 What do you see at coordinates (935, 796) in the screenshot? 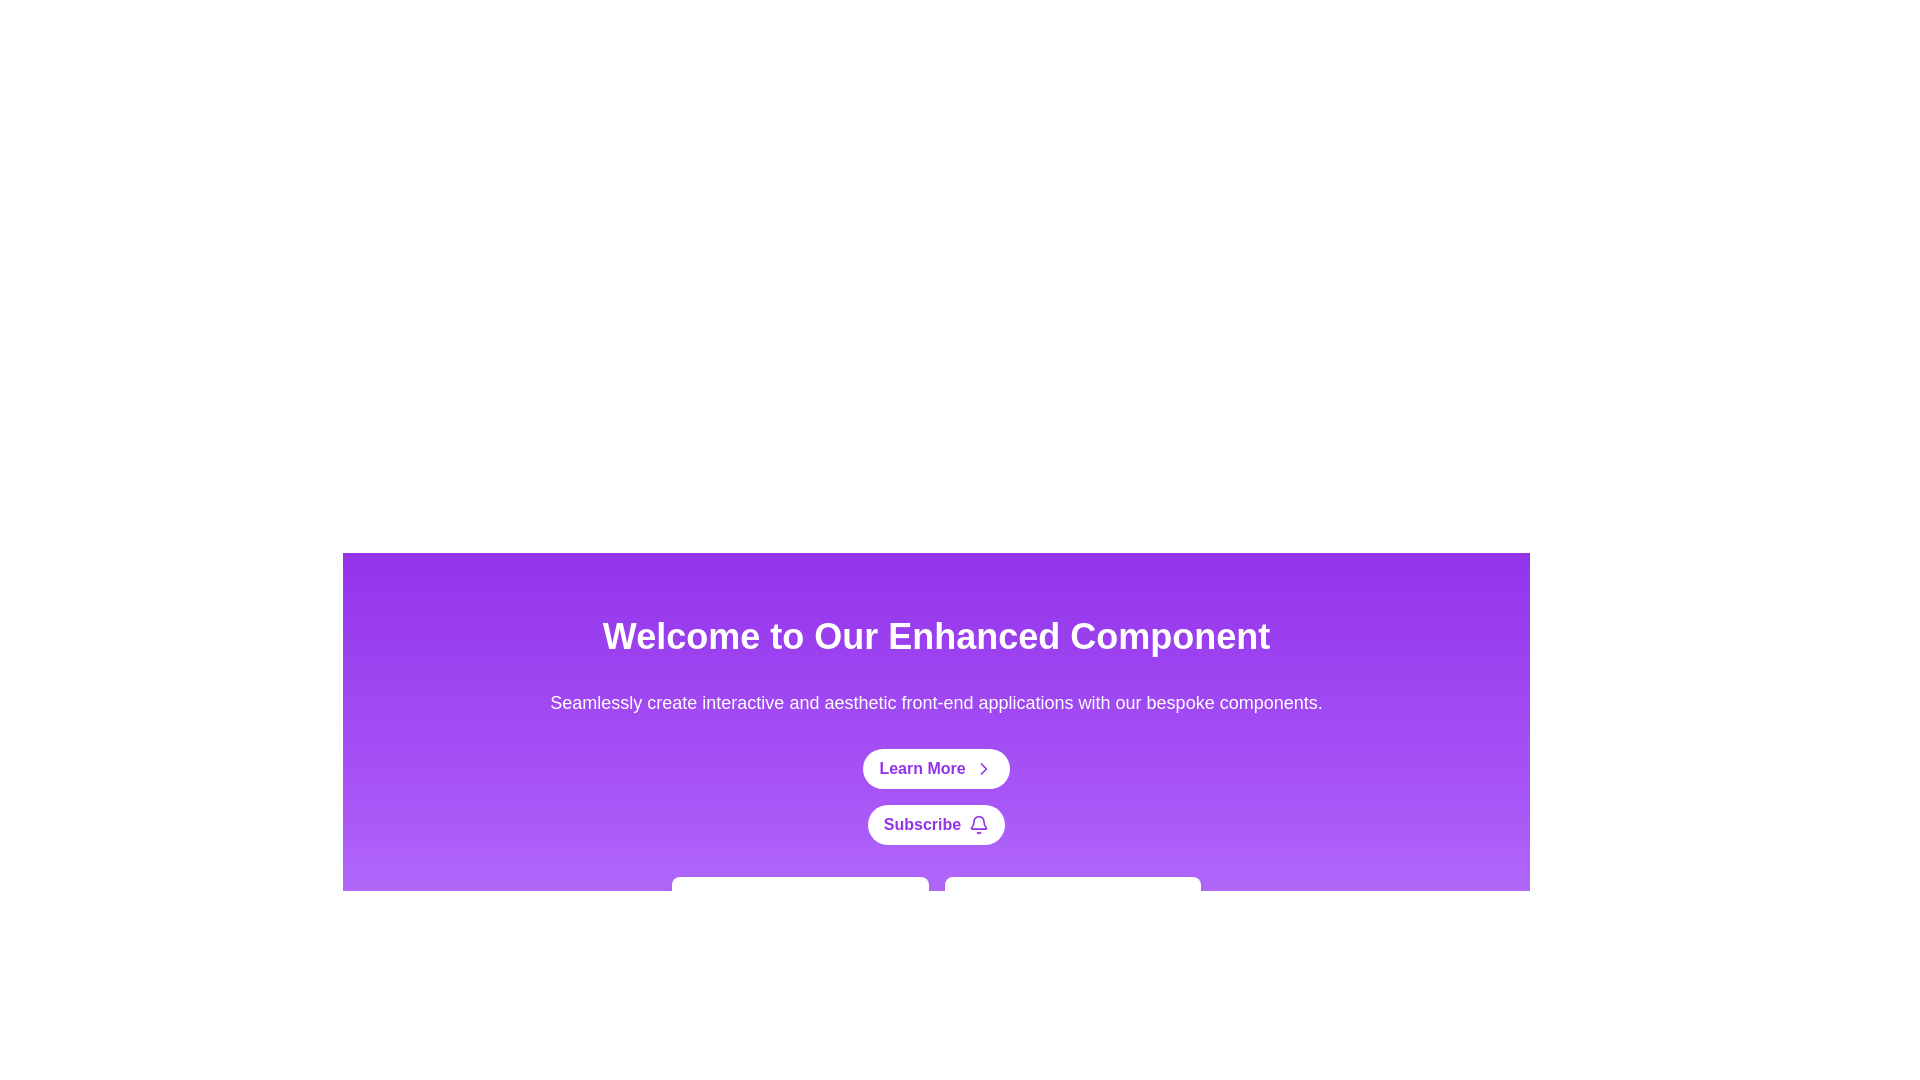
I see `the vertically stacked buttons labeled 'Learn More' and 'Subscribe'` at bounding box center [935, 796].